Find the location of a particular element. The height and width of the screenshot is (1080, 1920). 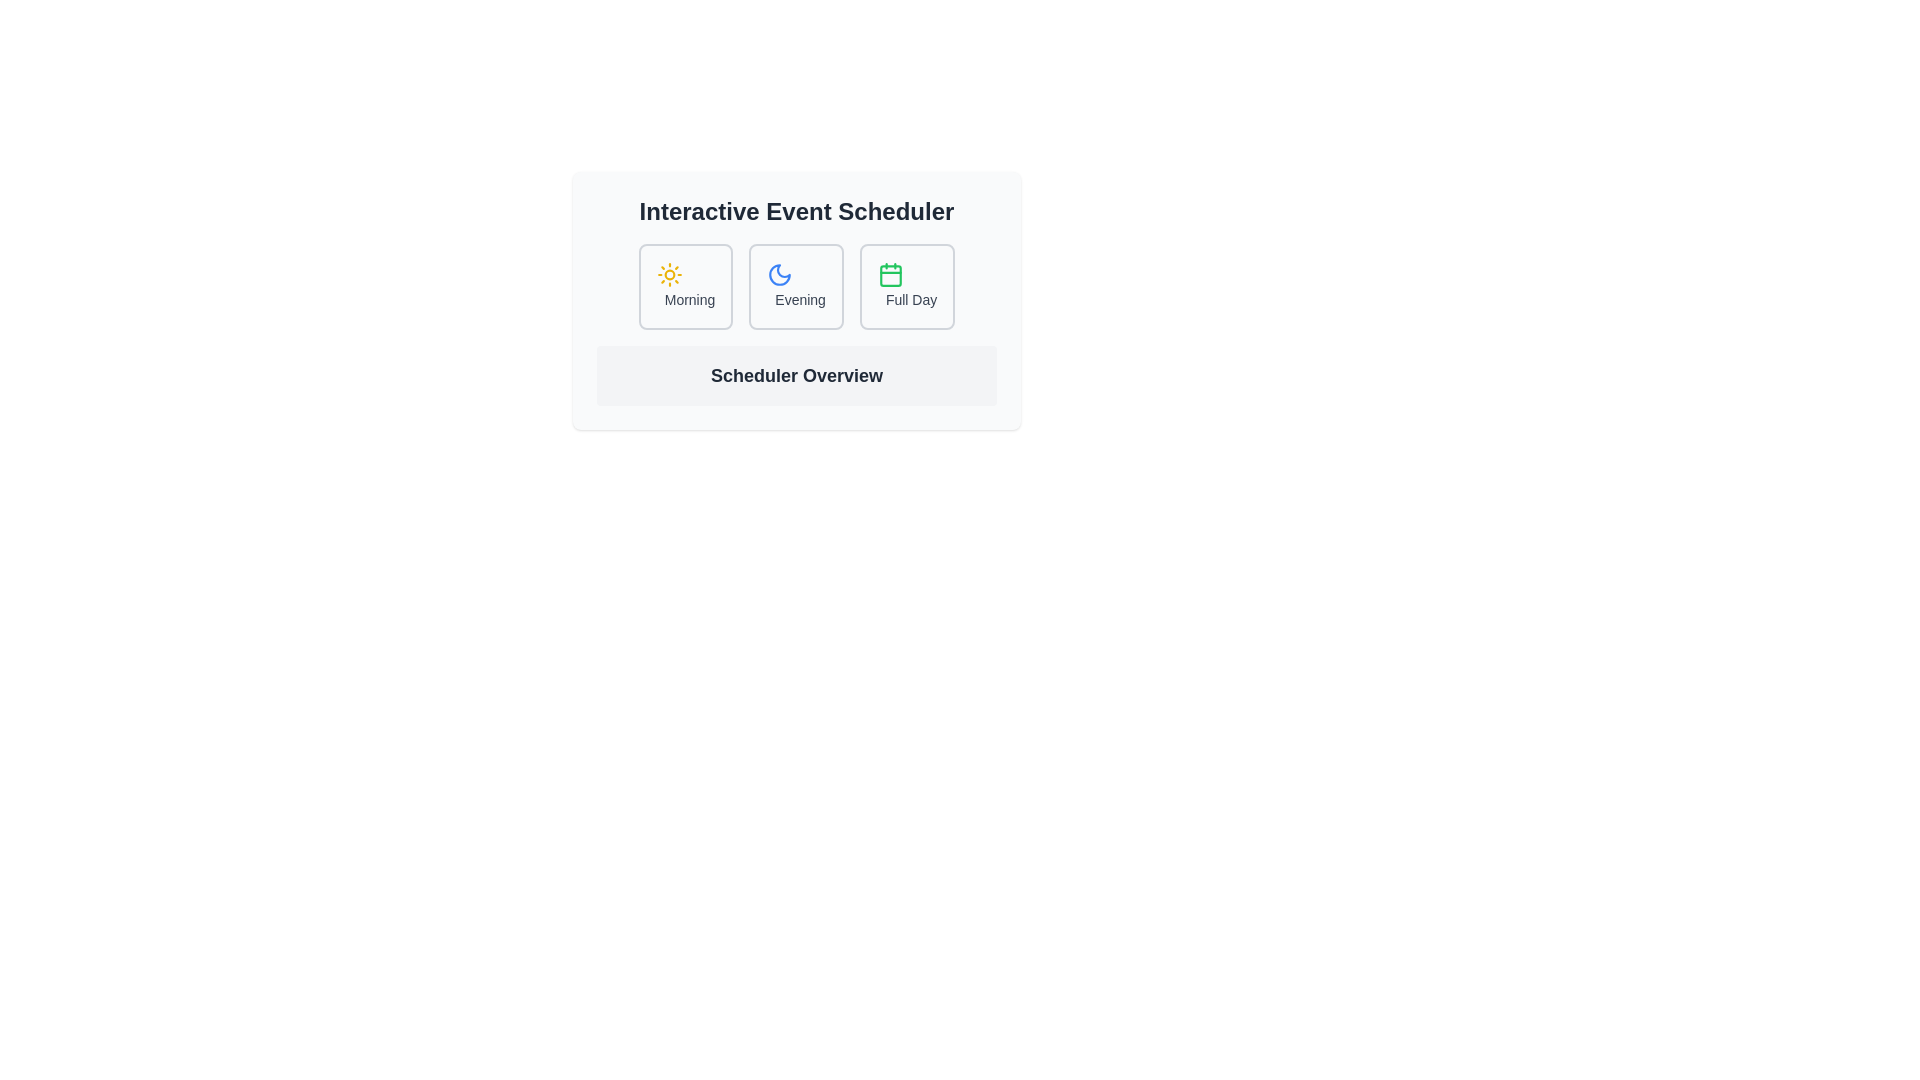

the button labeled 'Evening' which features a blue crescent moon icon and is styled with a light gray border and background, located second from the left in a row of three buttons is located at coordinates (795, 286).